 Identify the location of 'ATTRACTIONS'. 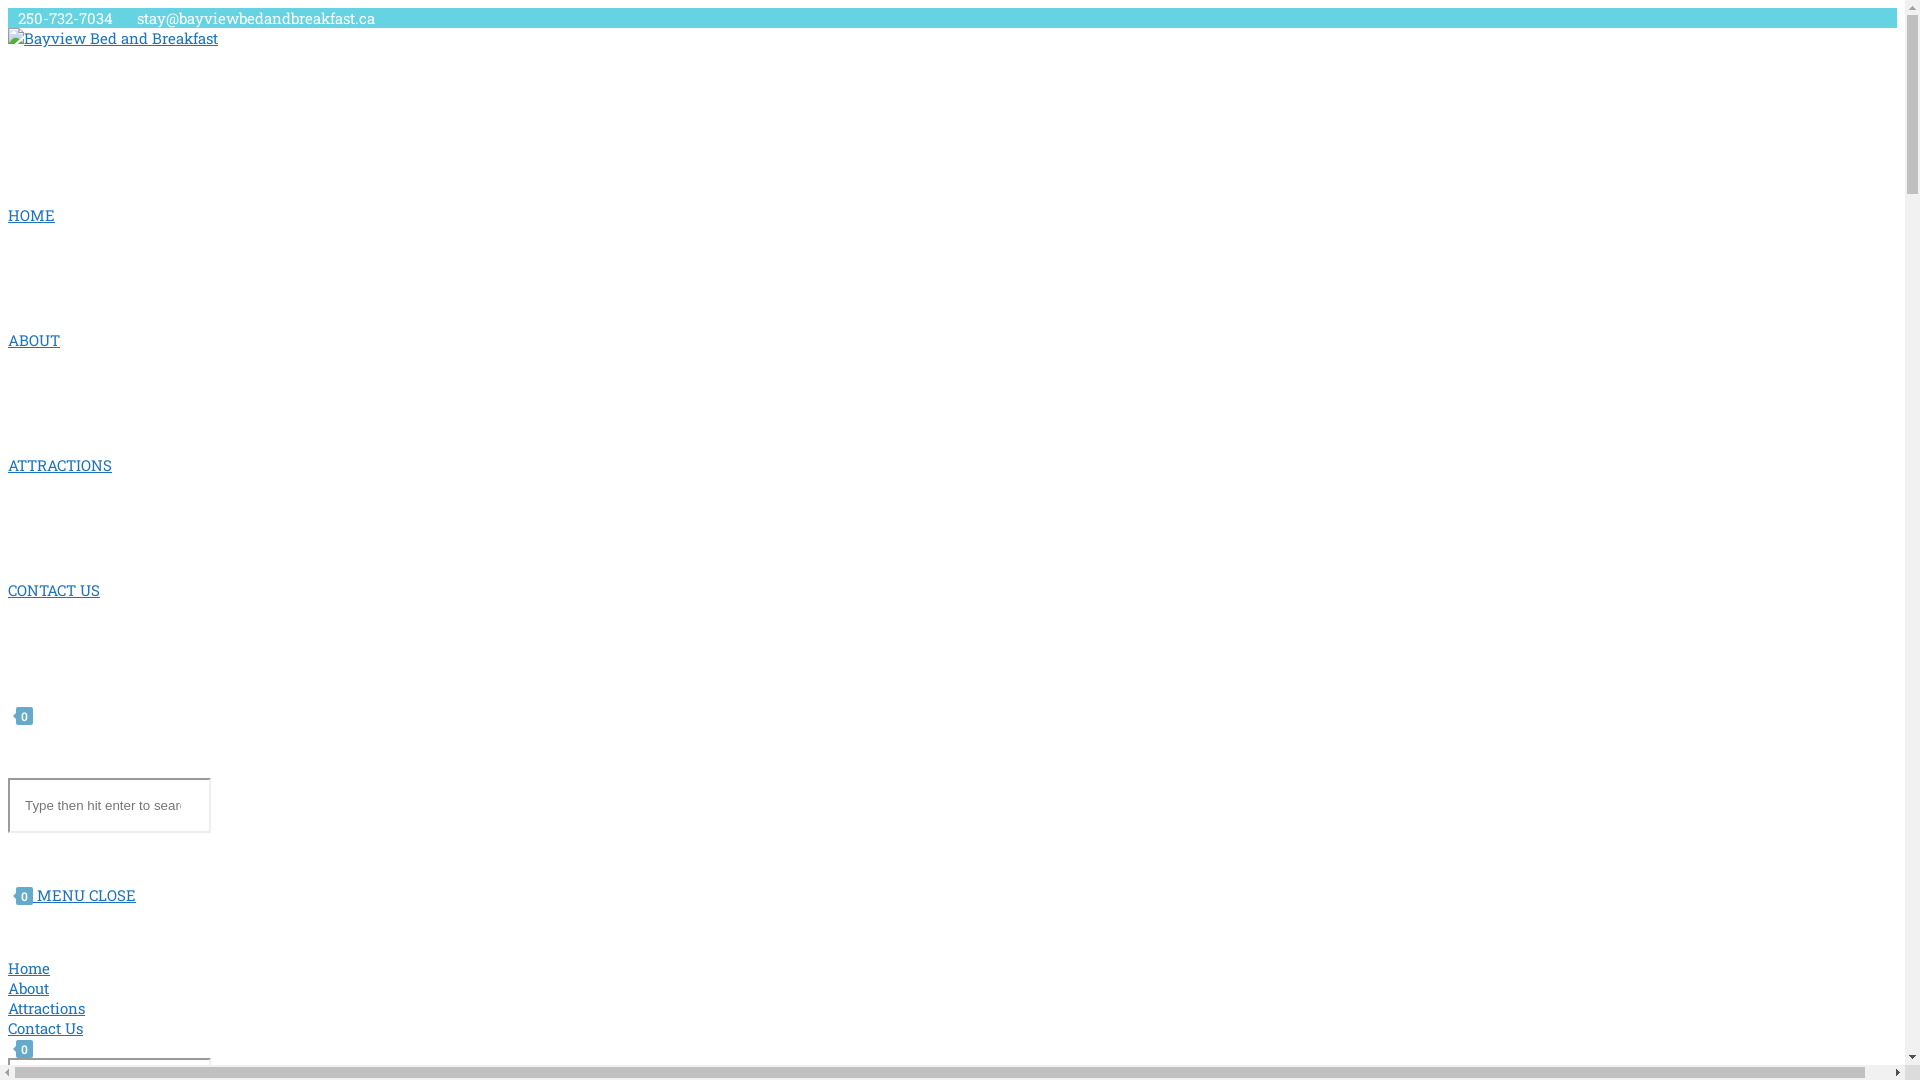
(8, 465).